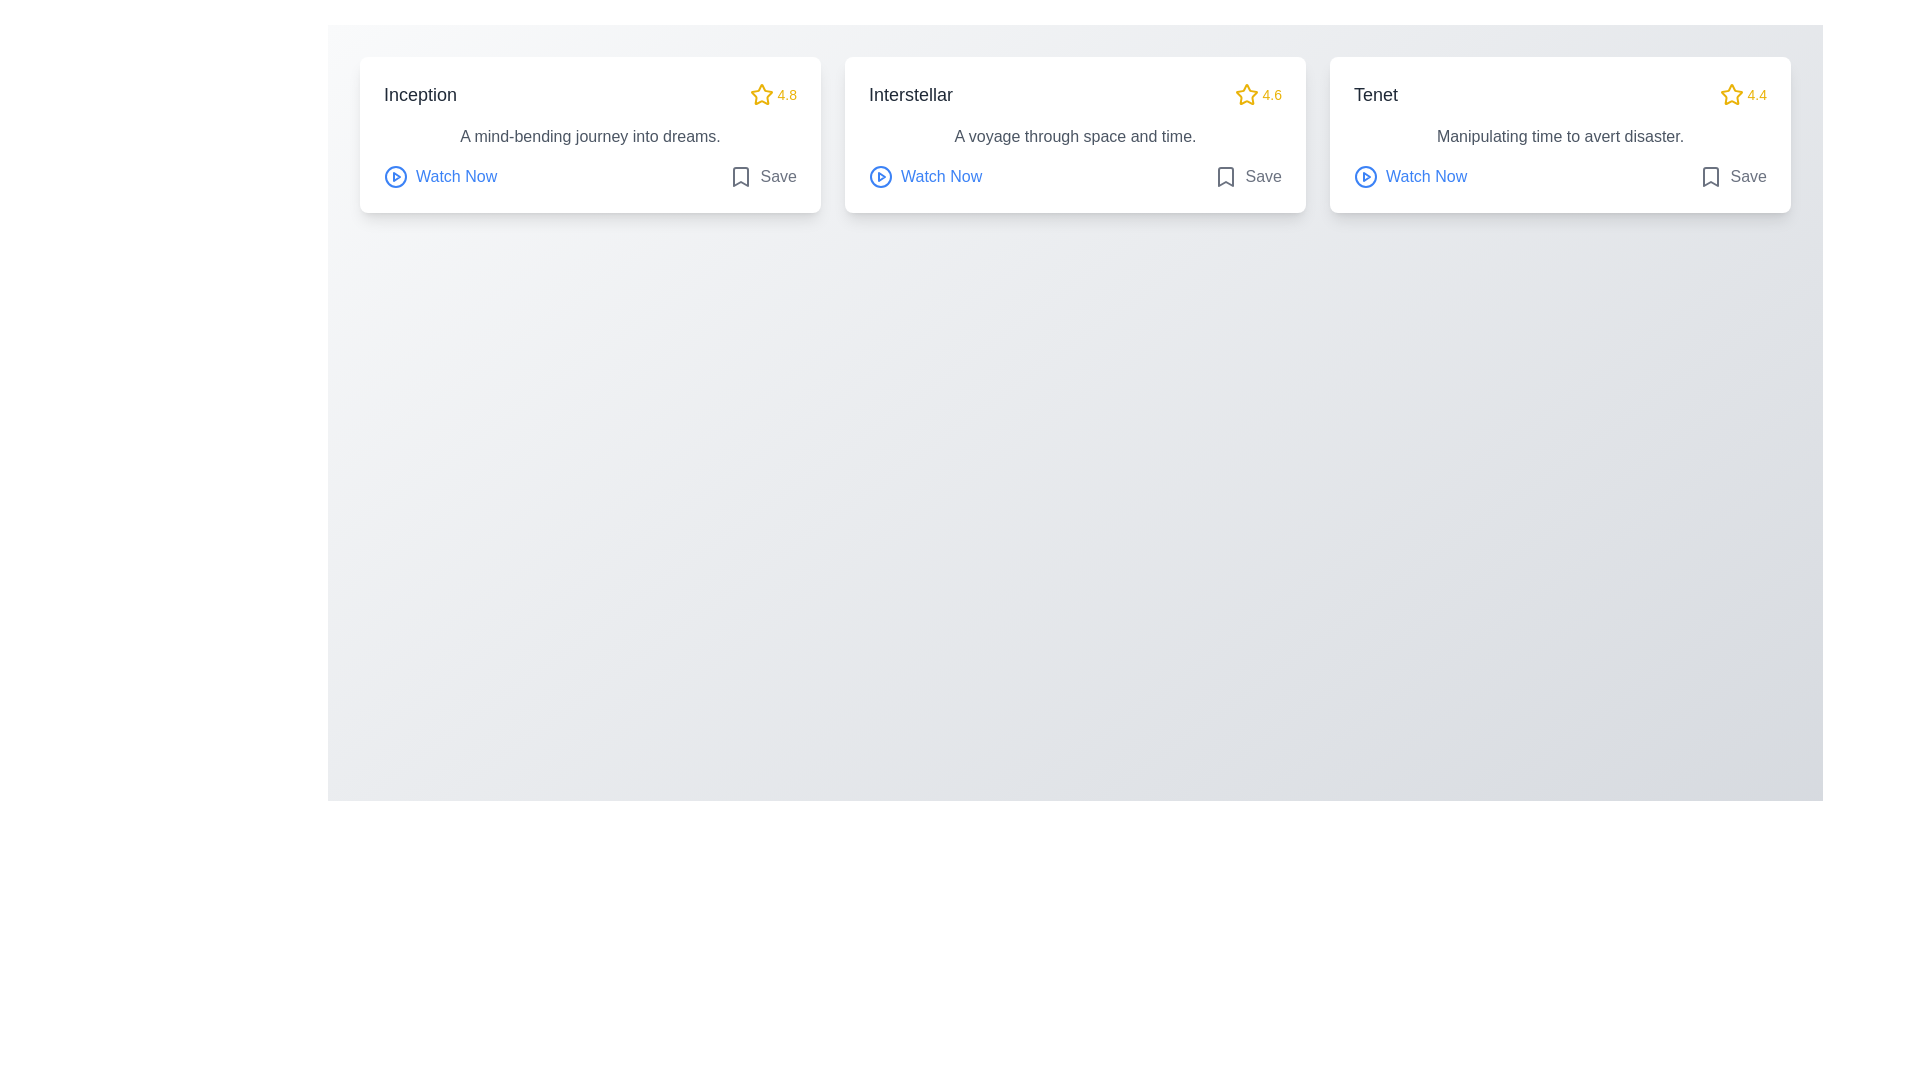  I want to click on the Rating Display element that shows the rating of the 'Inception' card, located in the top-right corner of the card, so click(772, 95).